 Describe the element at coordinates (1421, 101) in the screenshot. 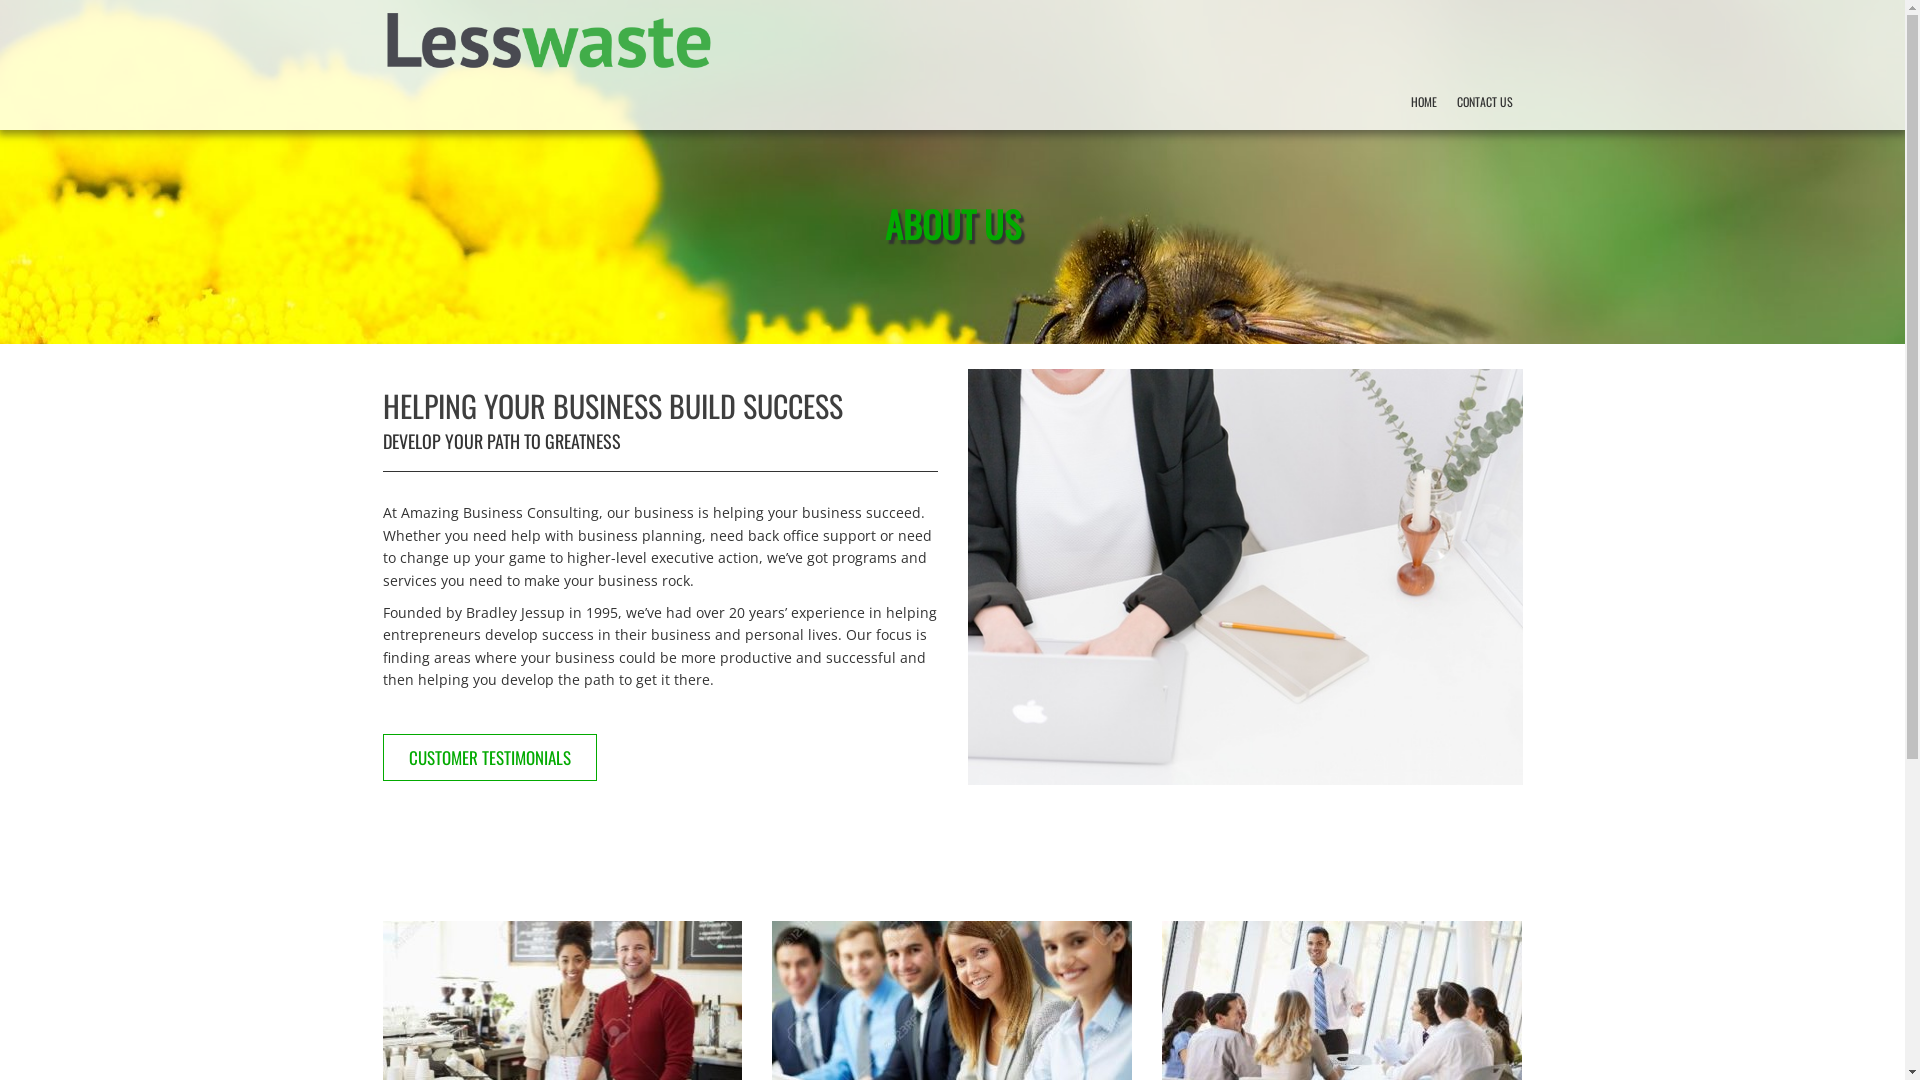

I see `'HOME'` at that location.